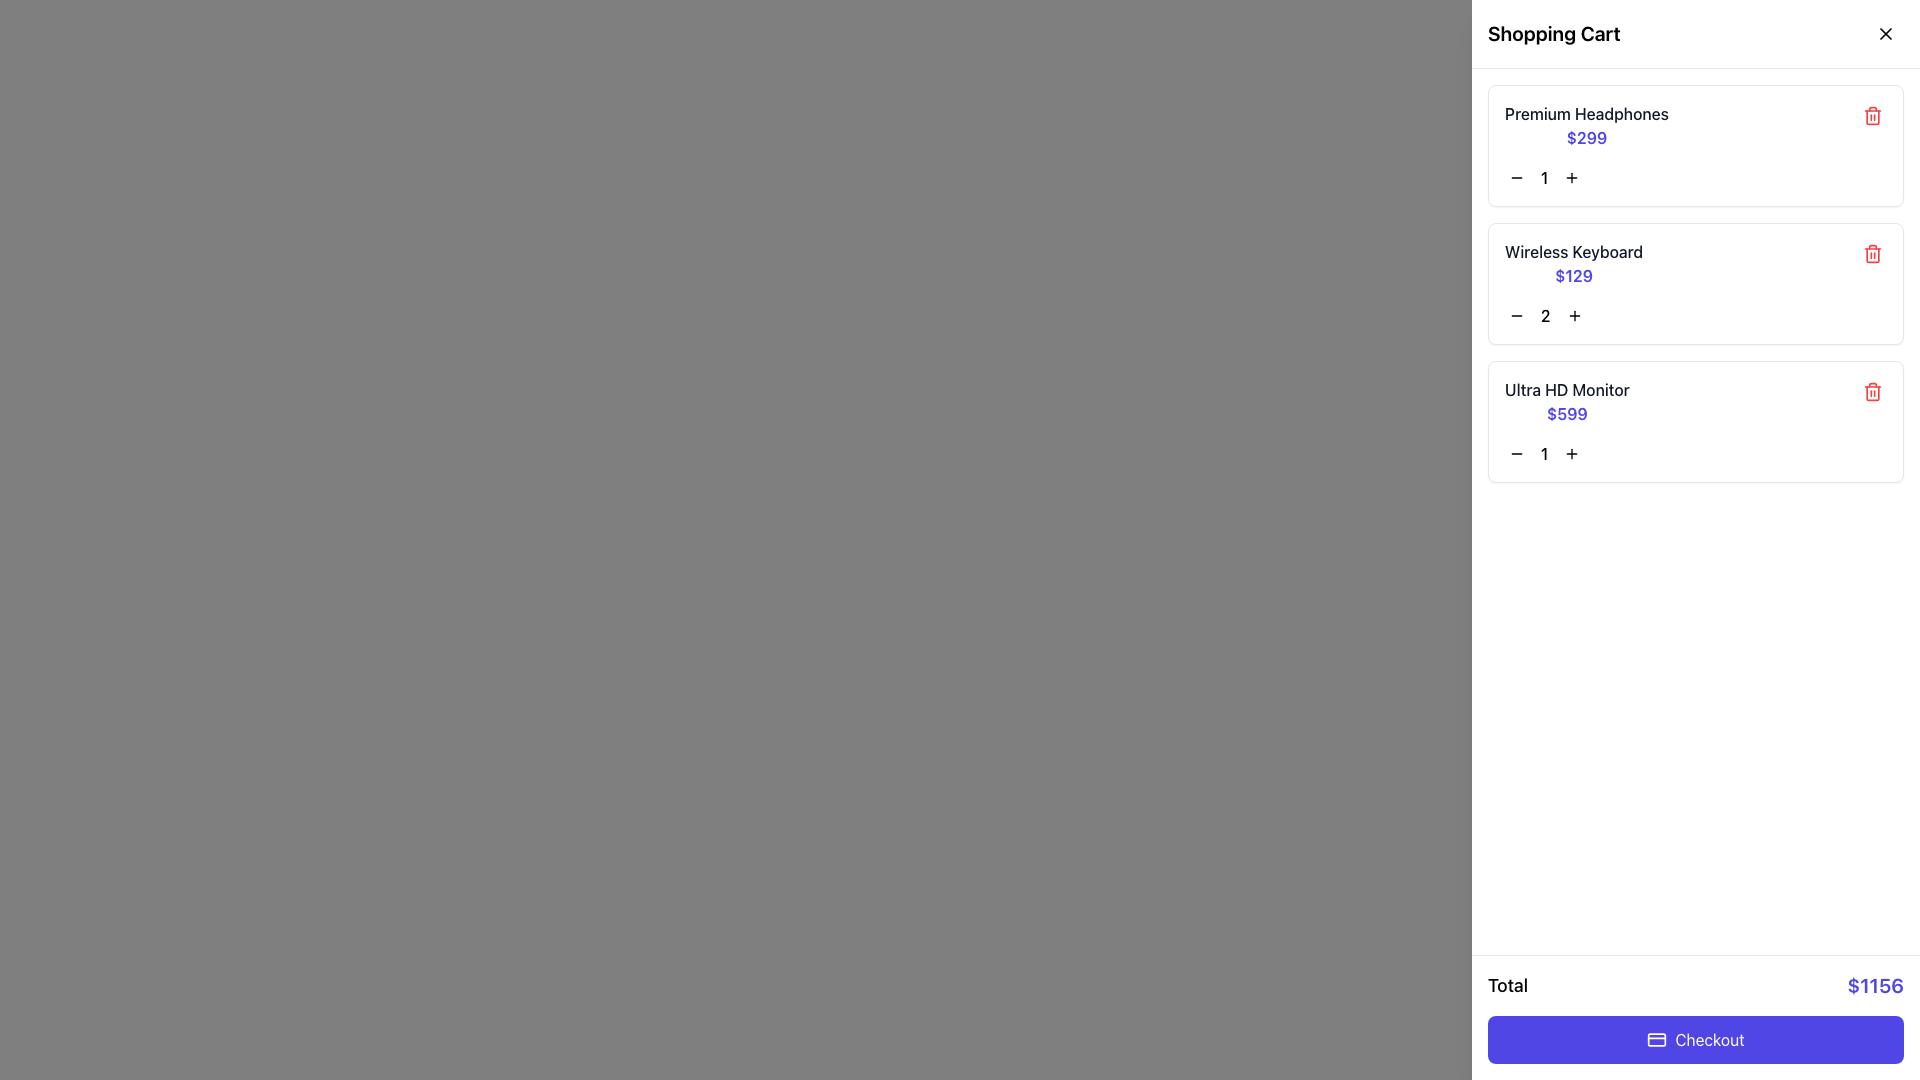  I want to click on the red trash bin icon button located at the far right of the 'Premium Headphones' item row in the shopping cart, so click(1871, 115).